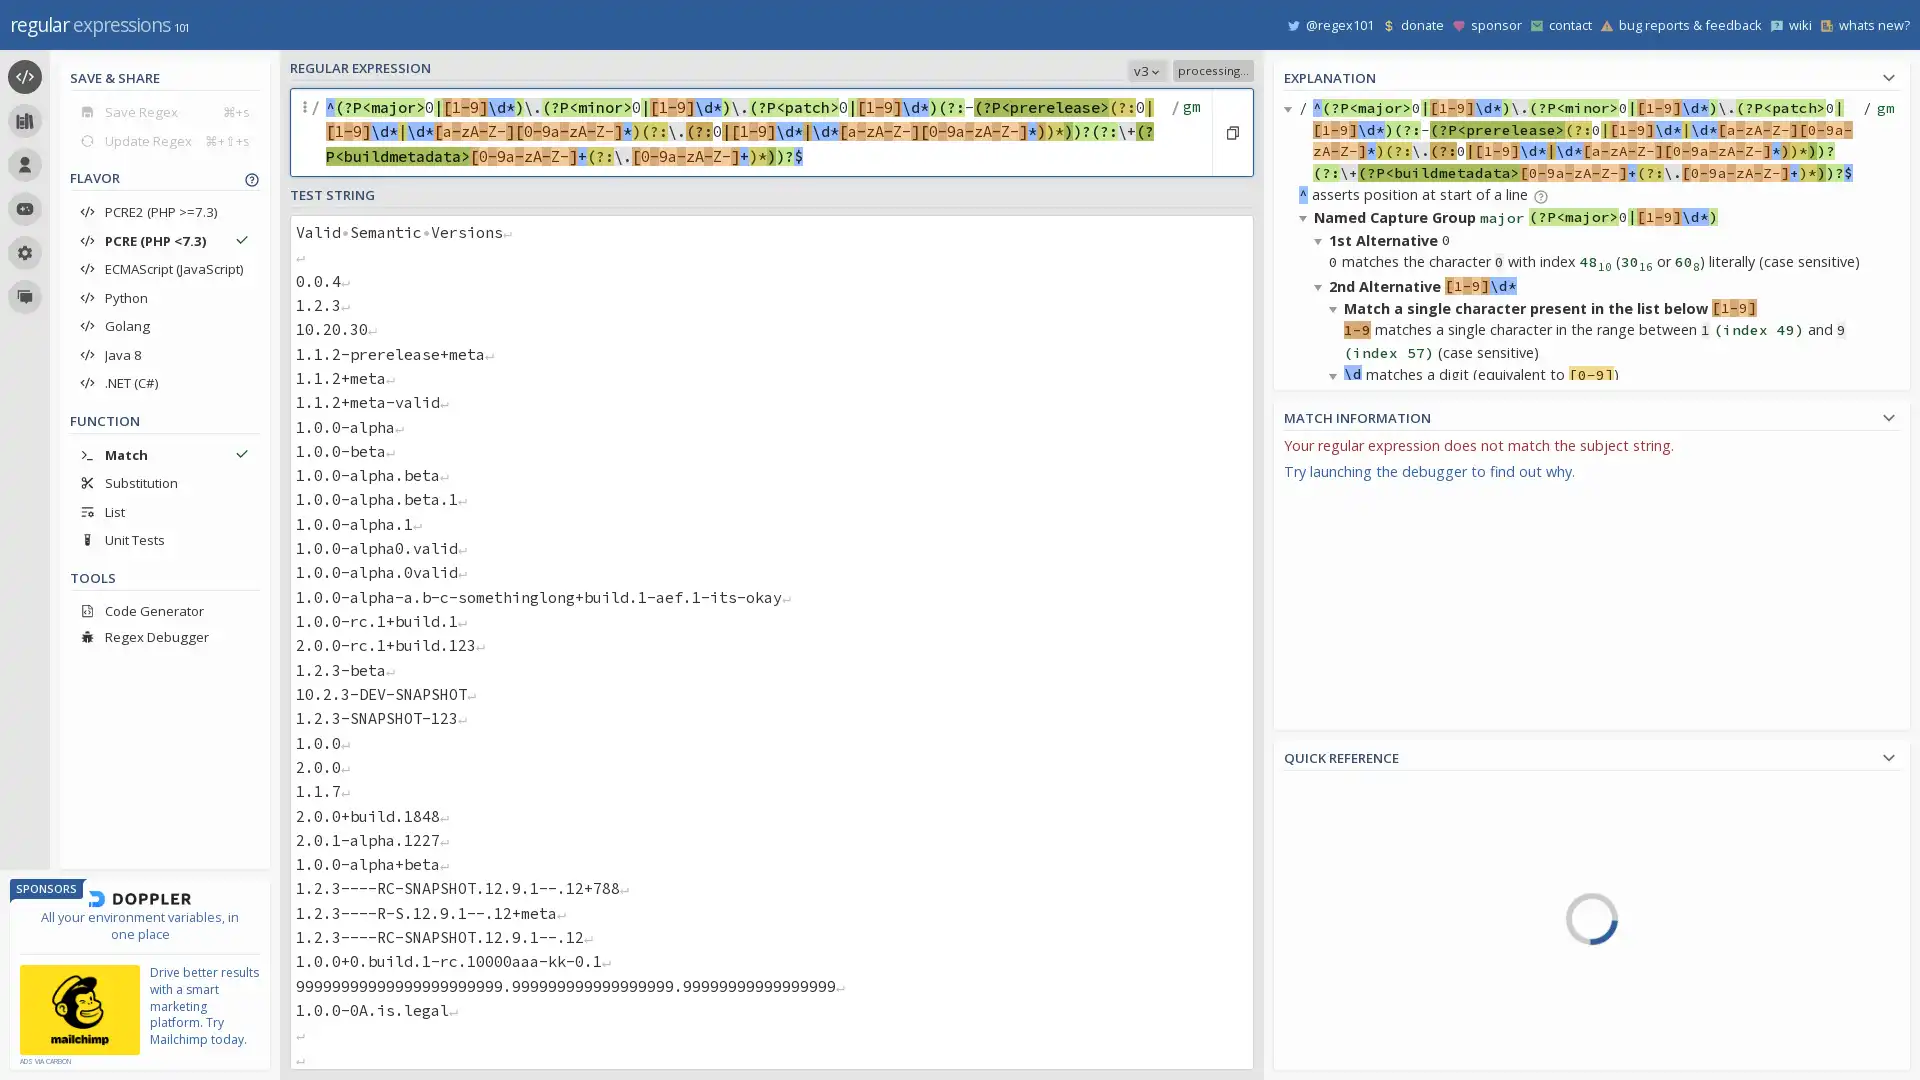 The width and height of the screenshot is (1920, 1080). I want to click on Save Regex +s, so click(164, 111).